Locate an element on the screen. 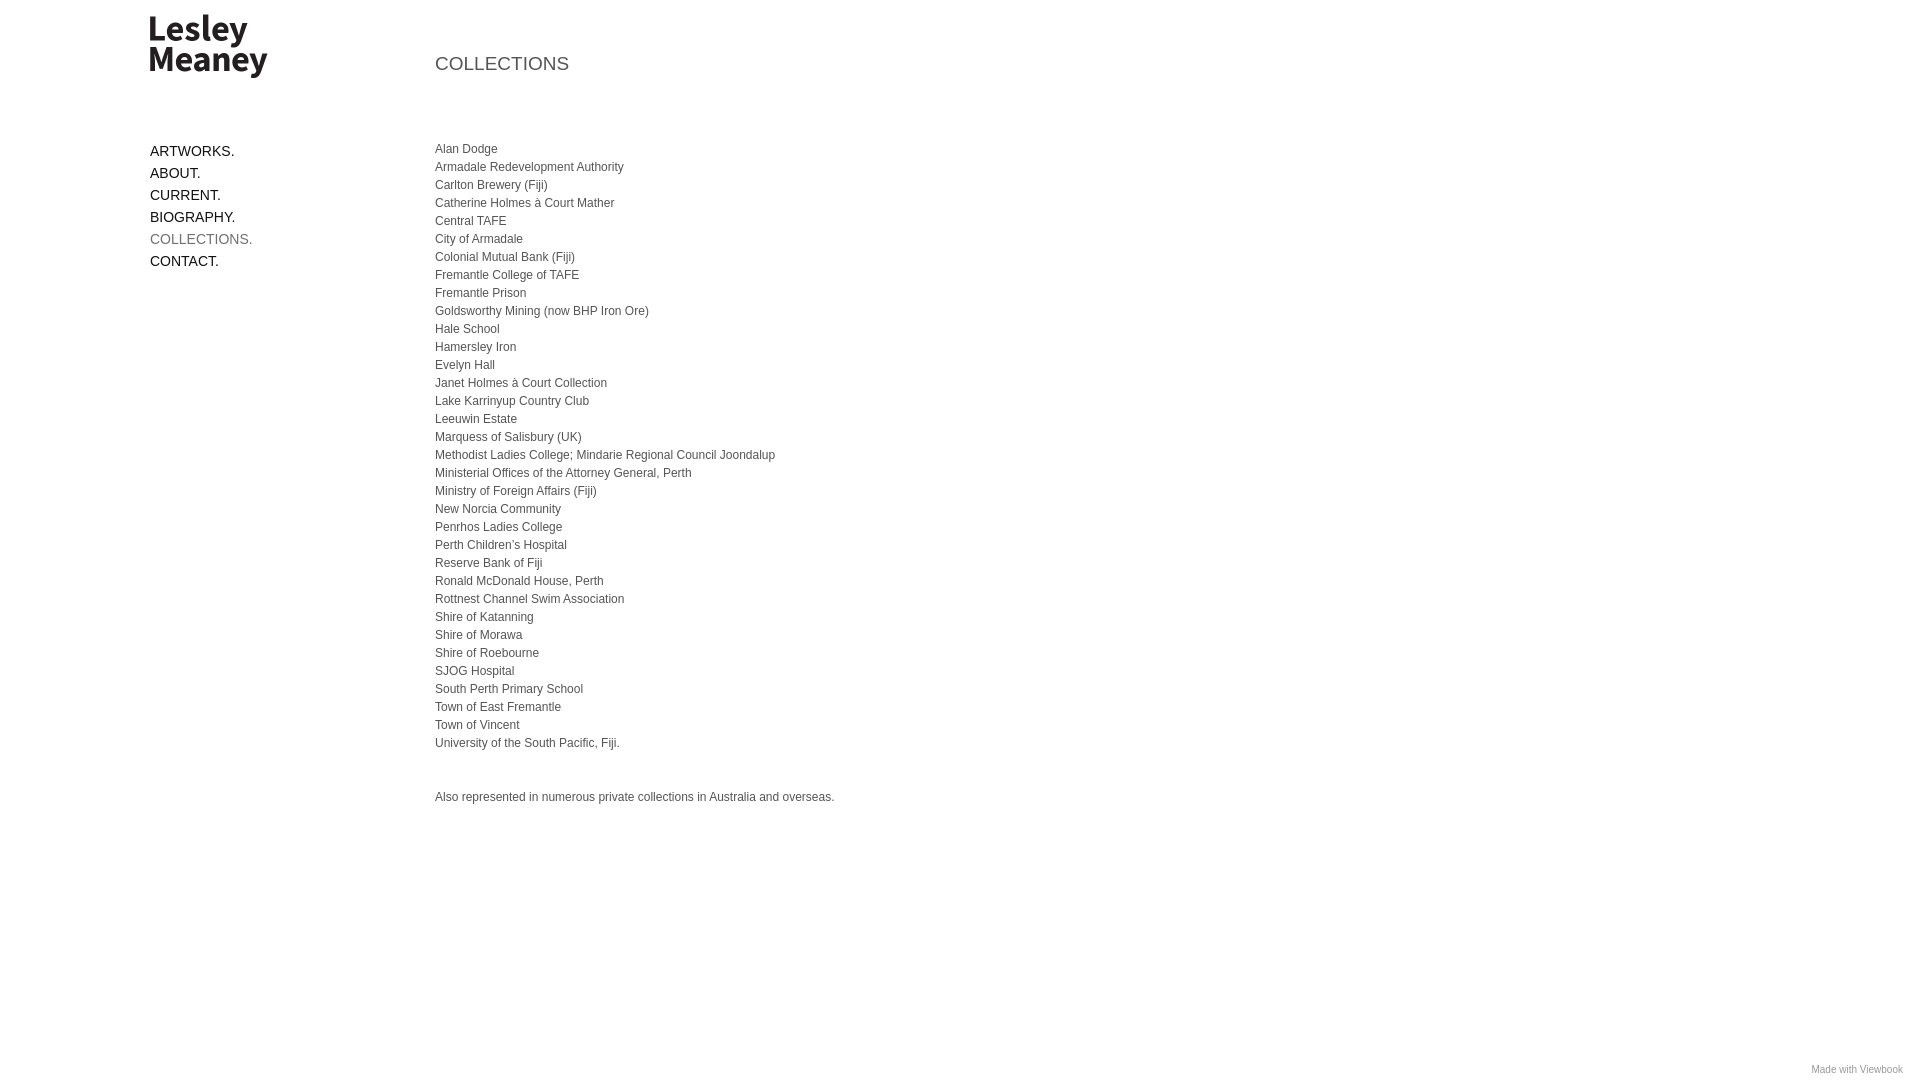 This screenshot has width=1920, height=1080. 'ABOUT.' is located at coordinates (175, 172).